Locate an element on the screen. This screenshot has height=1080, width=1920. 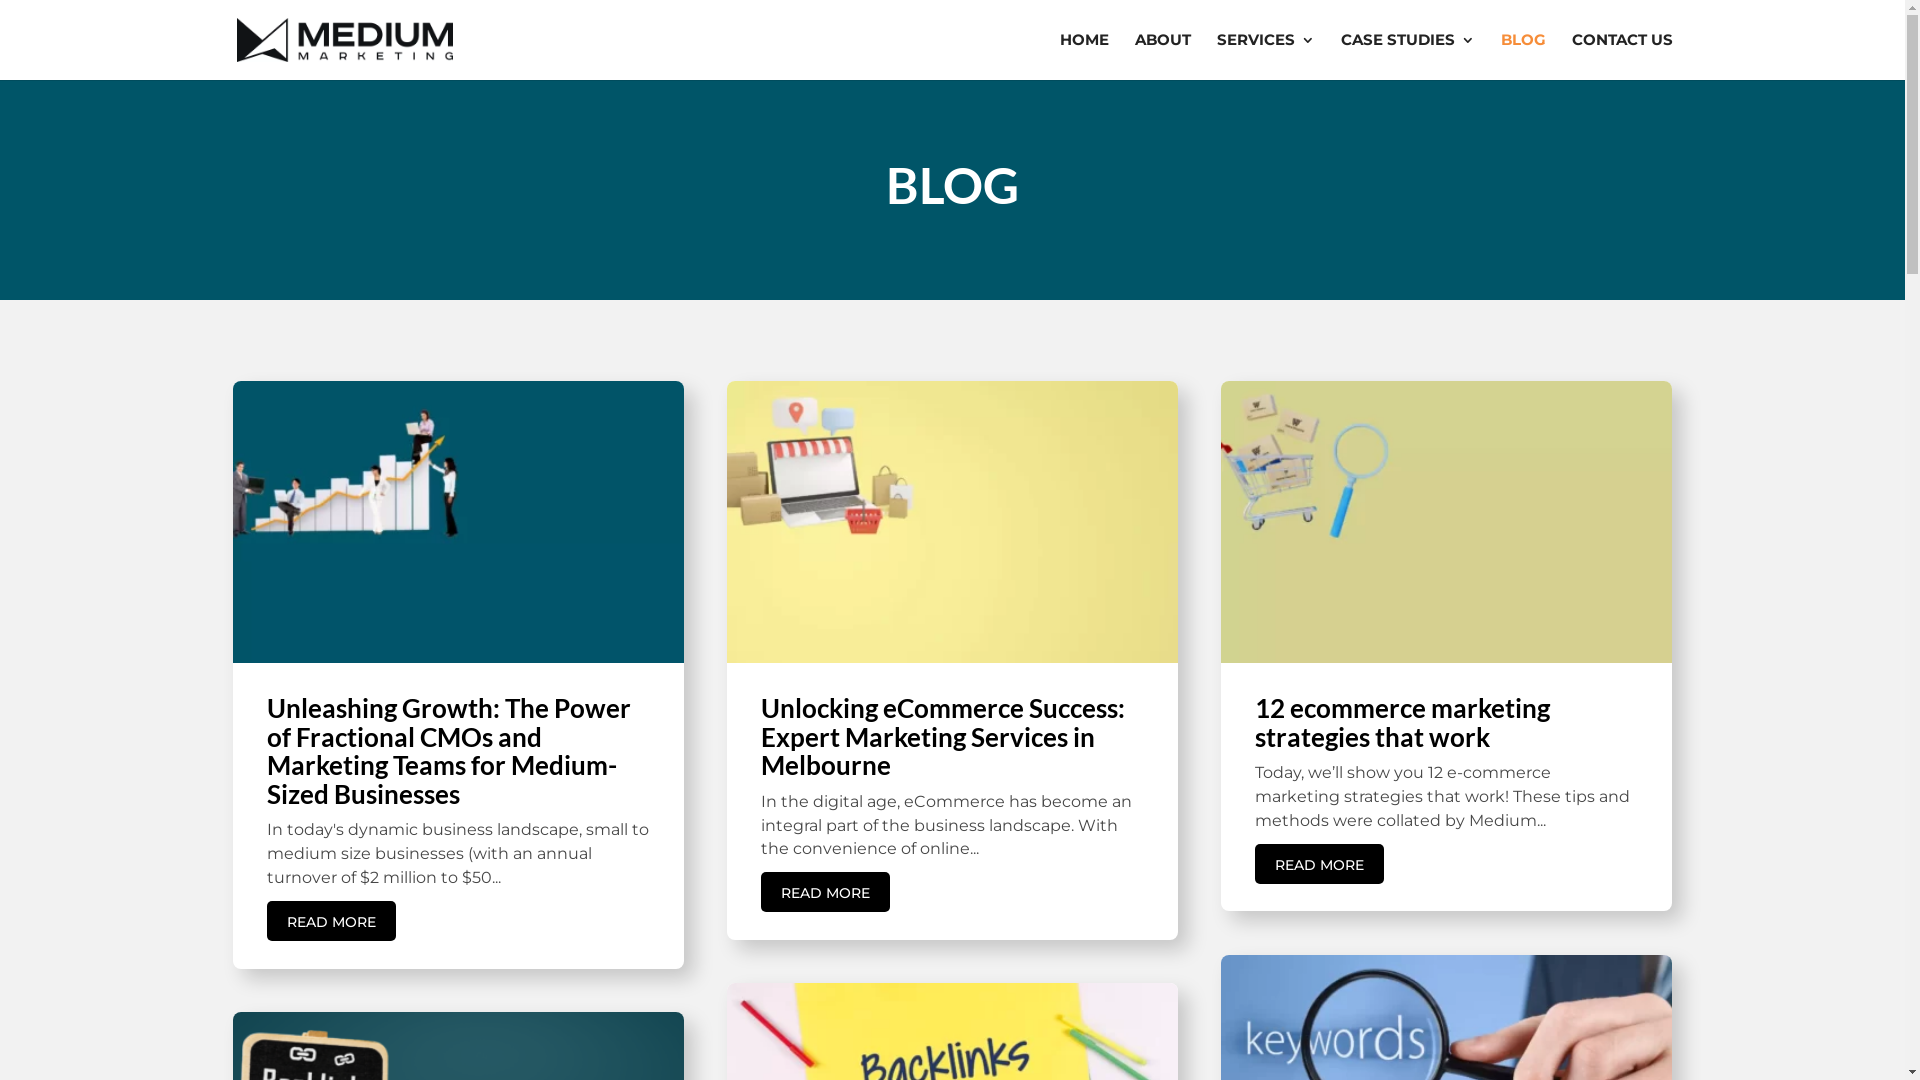
'HOME' is located at coordinates (1083, 55).